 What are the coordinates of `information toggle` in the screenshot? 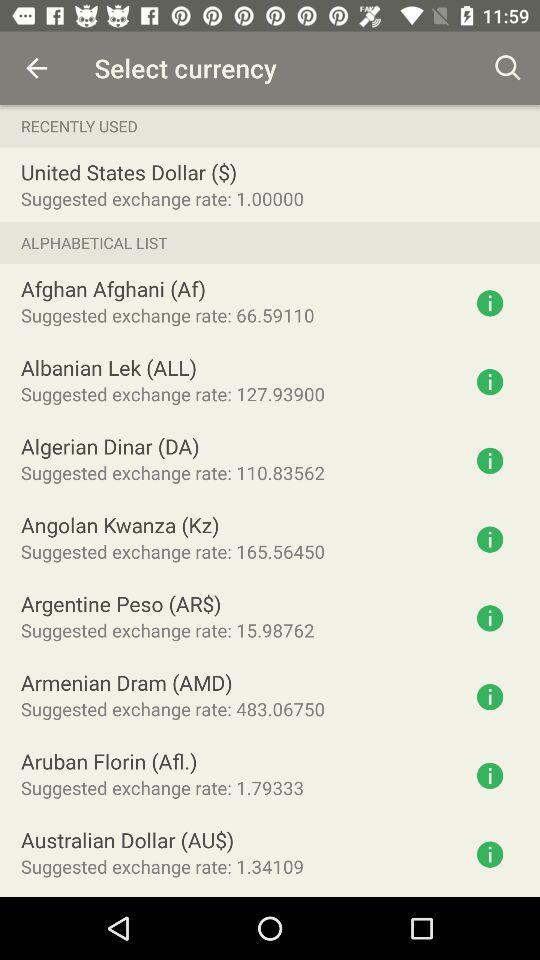 It's located at (489, 697).